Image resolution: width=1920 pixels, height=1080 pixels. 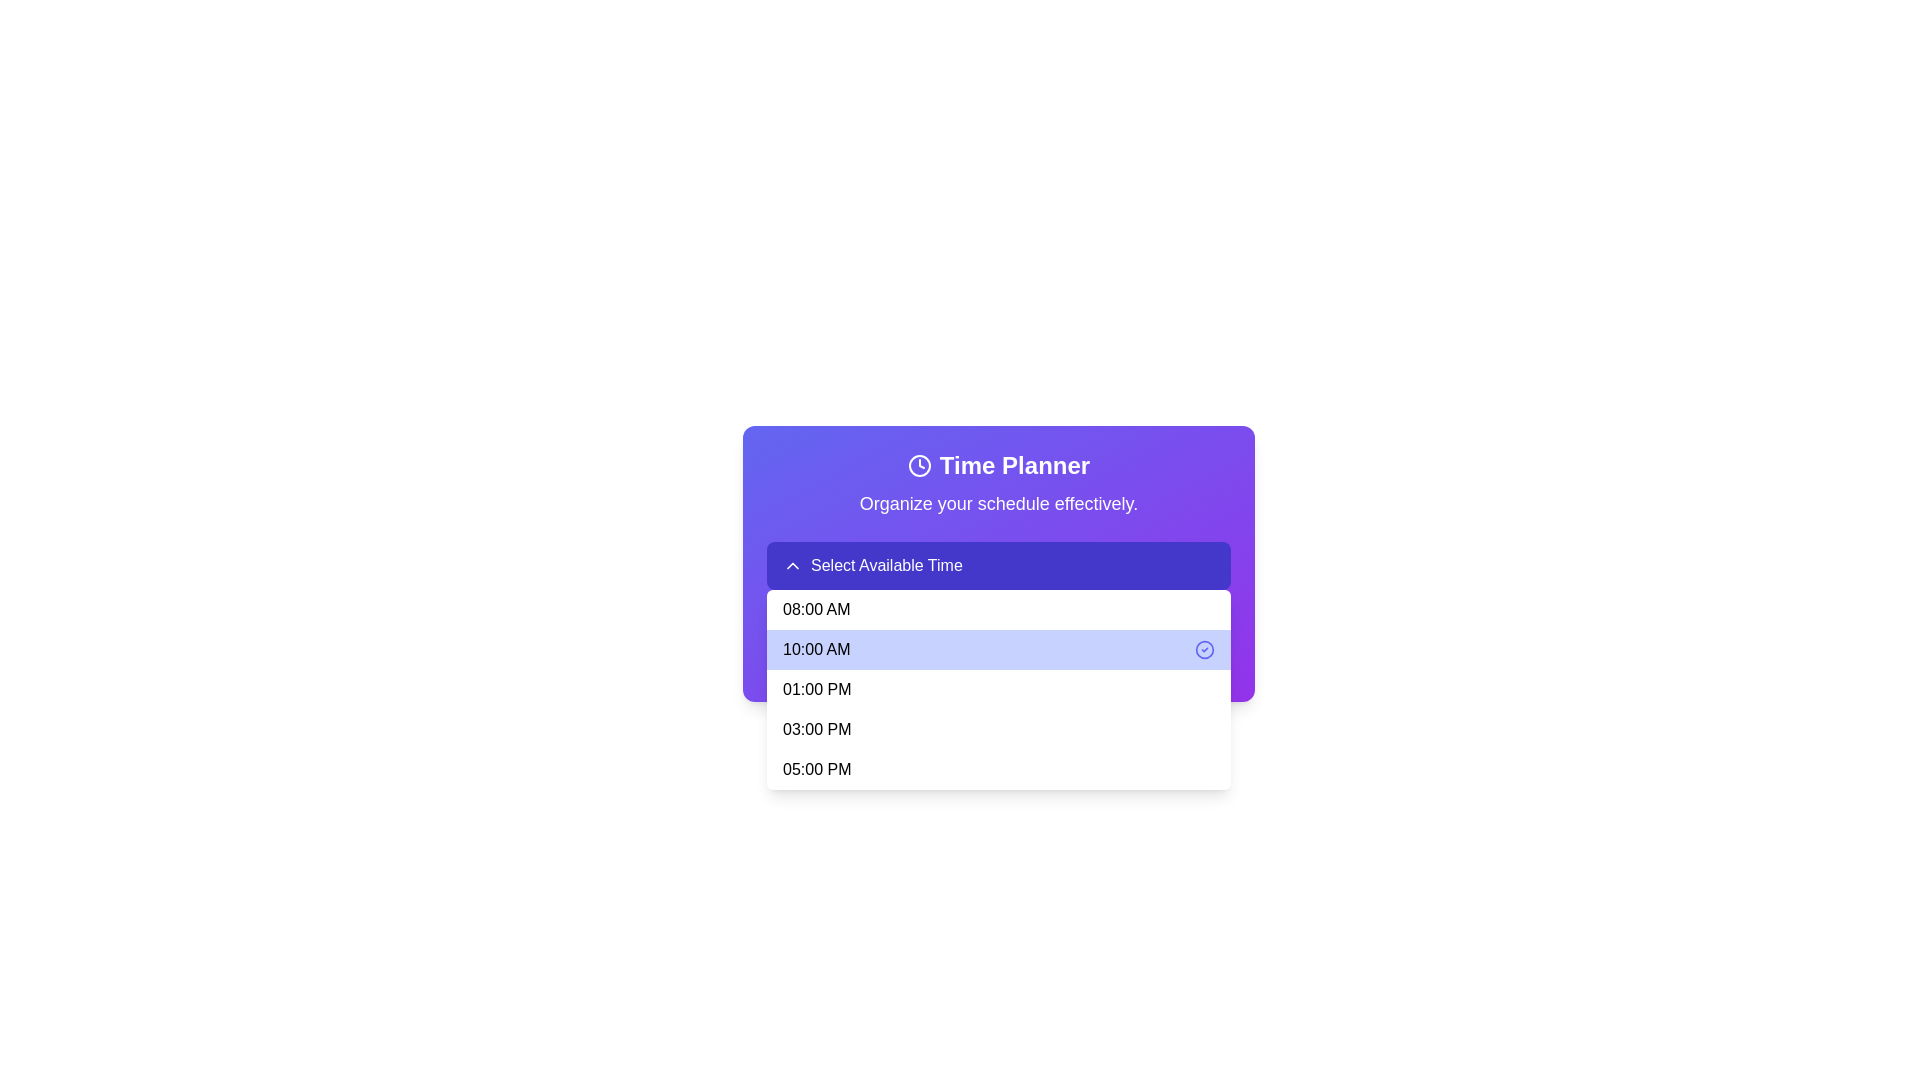 I want to click on the third option in the dropdown menu labeled '01:00 PM' to change its background color, so click(x=998, y=689).